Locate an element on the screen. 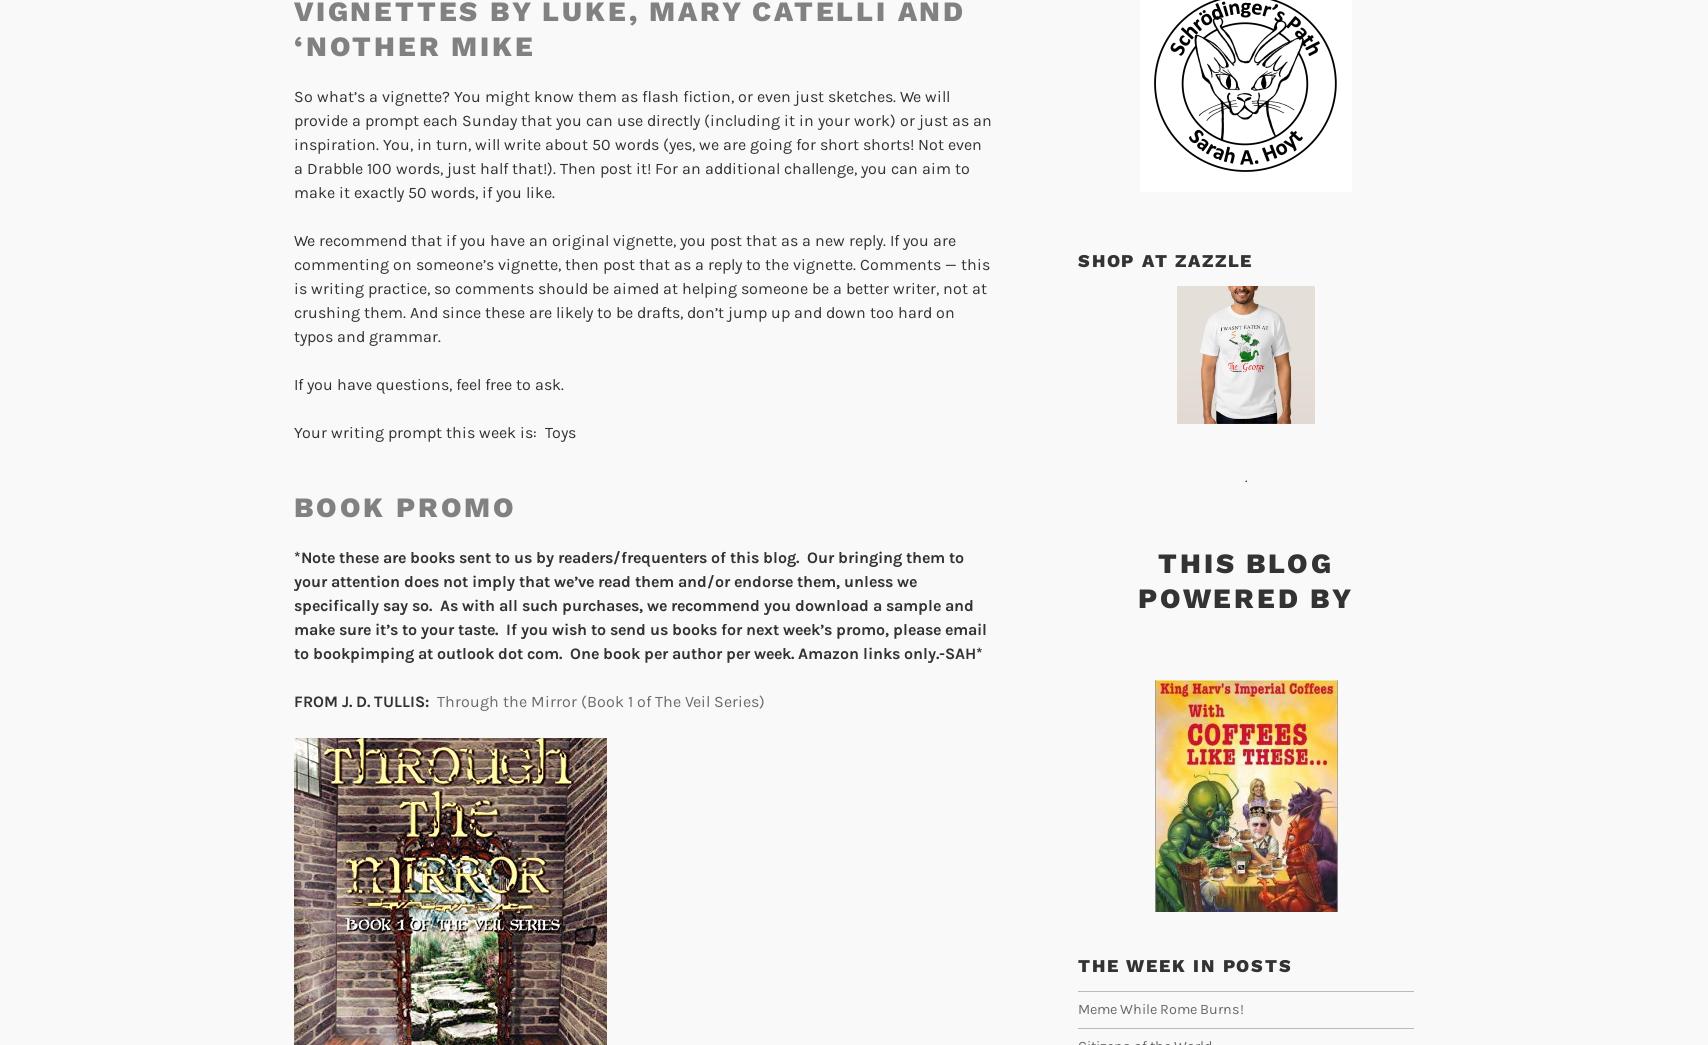 The height and width of the screenshot is (1045, 1708). 'If you have questions, feel free to ask.' is located at coordinates (429, 383).